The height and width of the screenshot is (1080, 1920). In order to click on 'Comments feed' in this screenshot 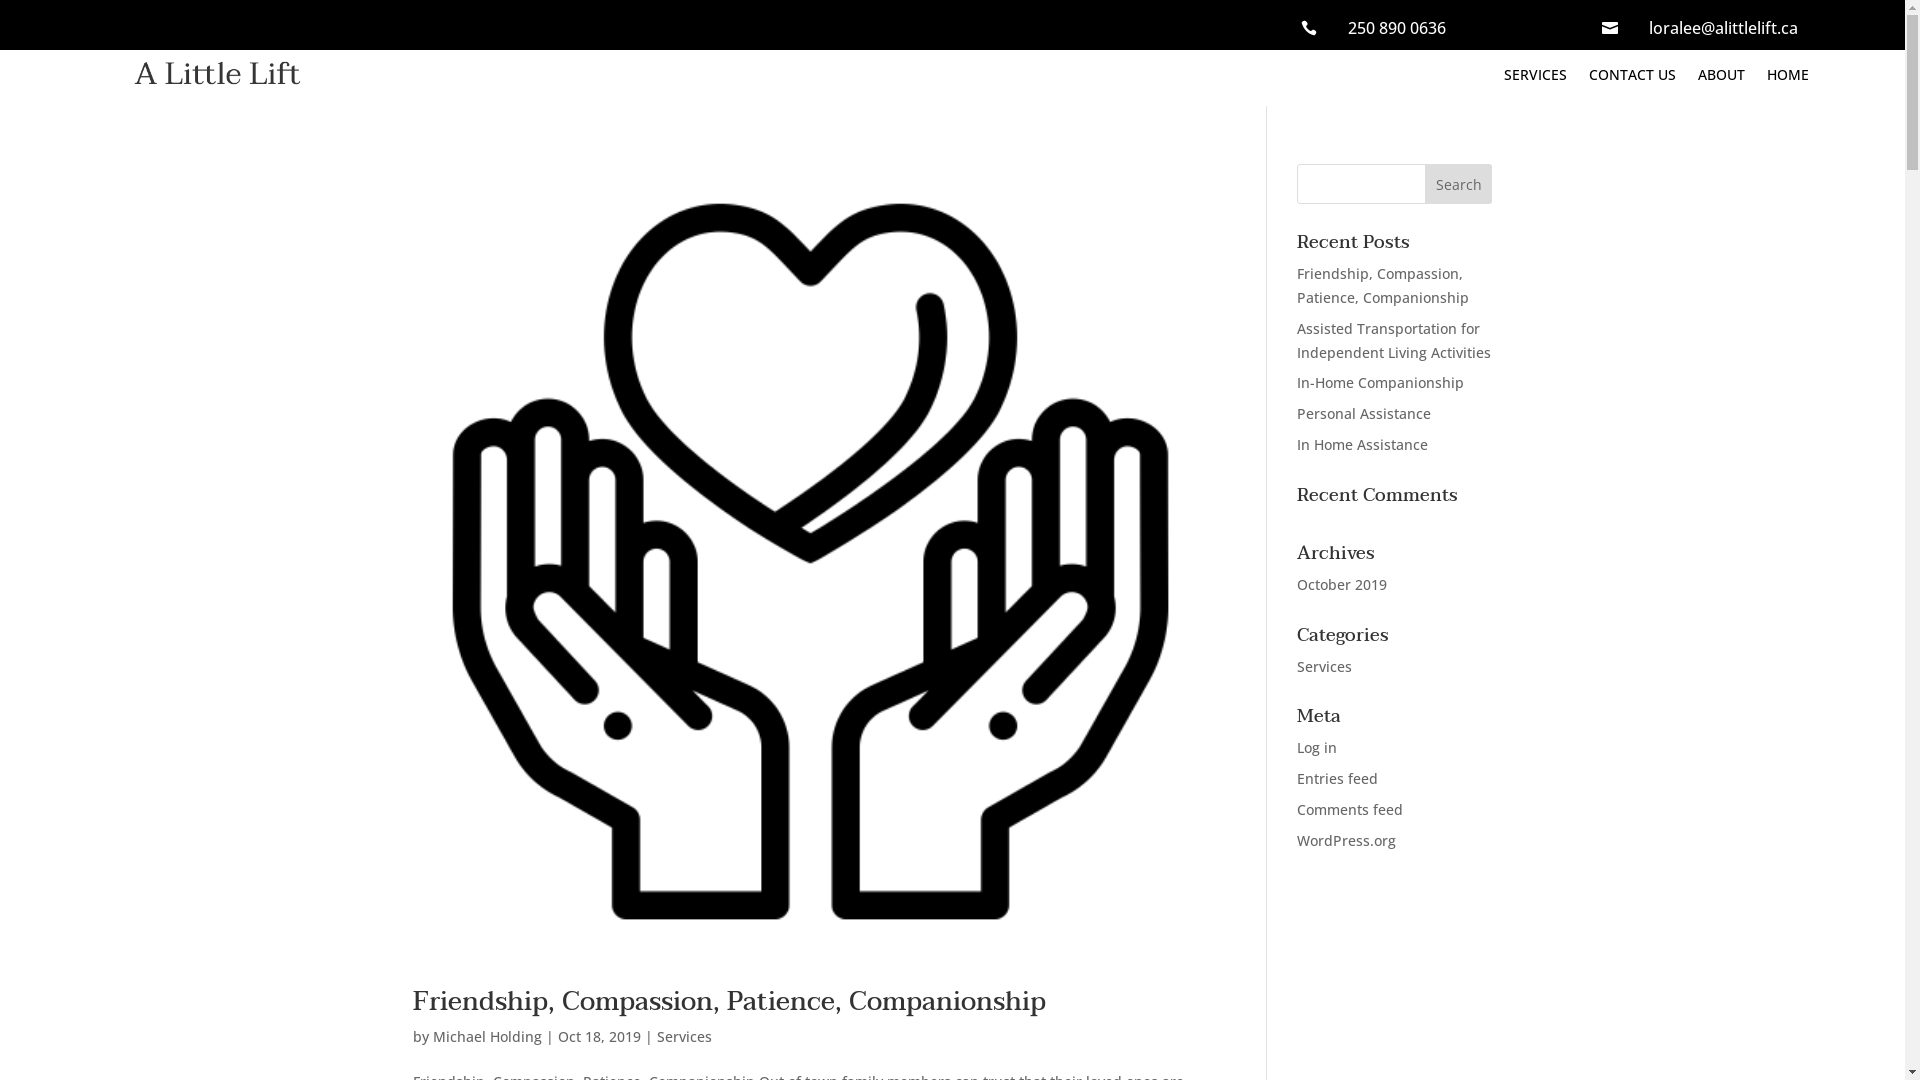, I will do `click(1349, 808)`.